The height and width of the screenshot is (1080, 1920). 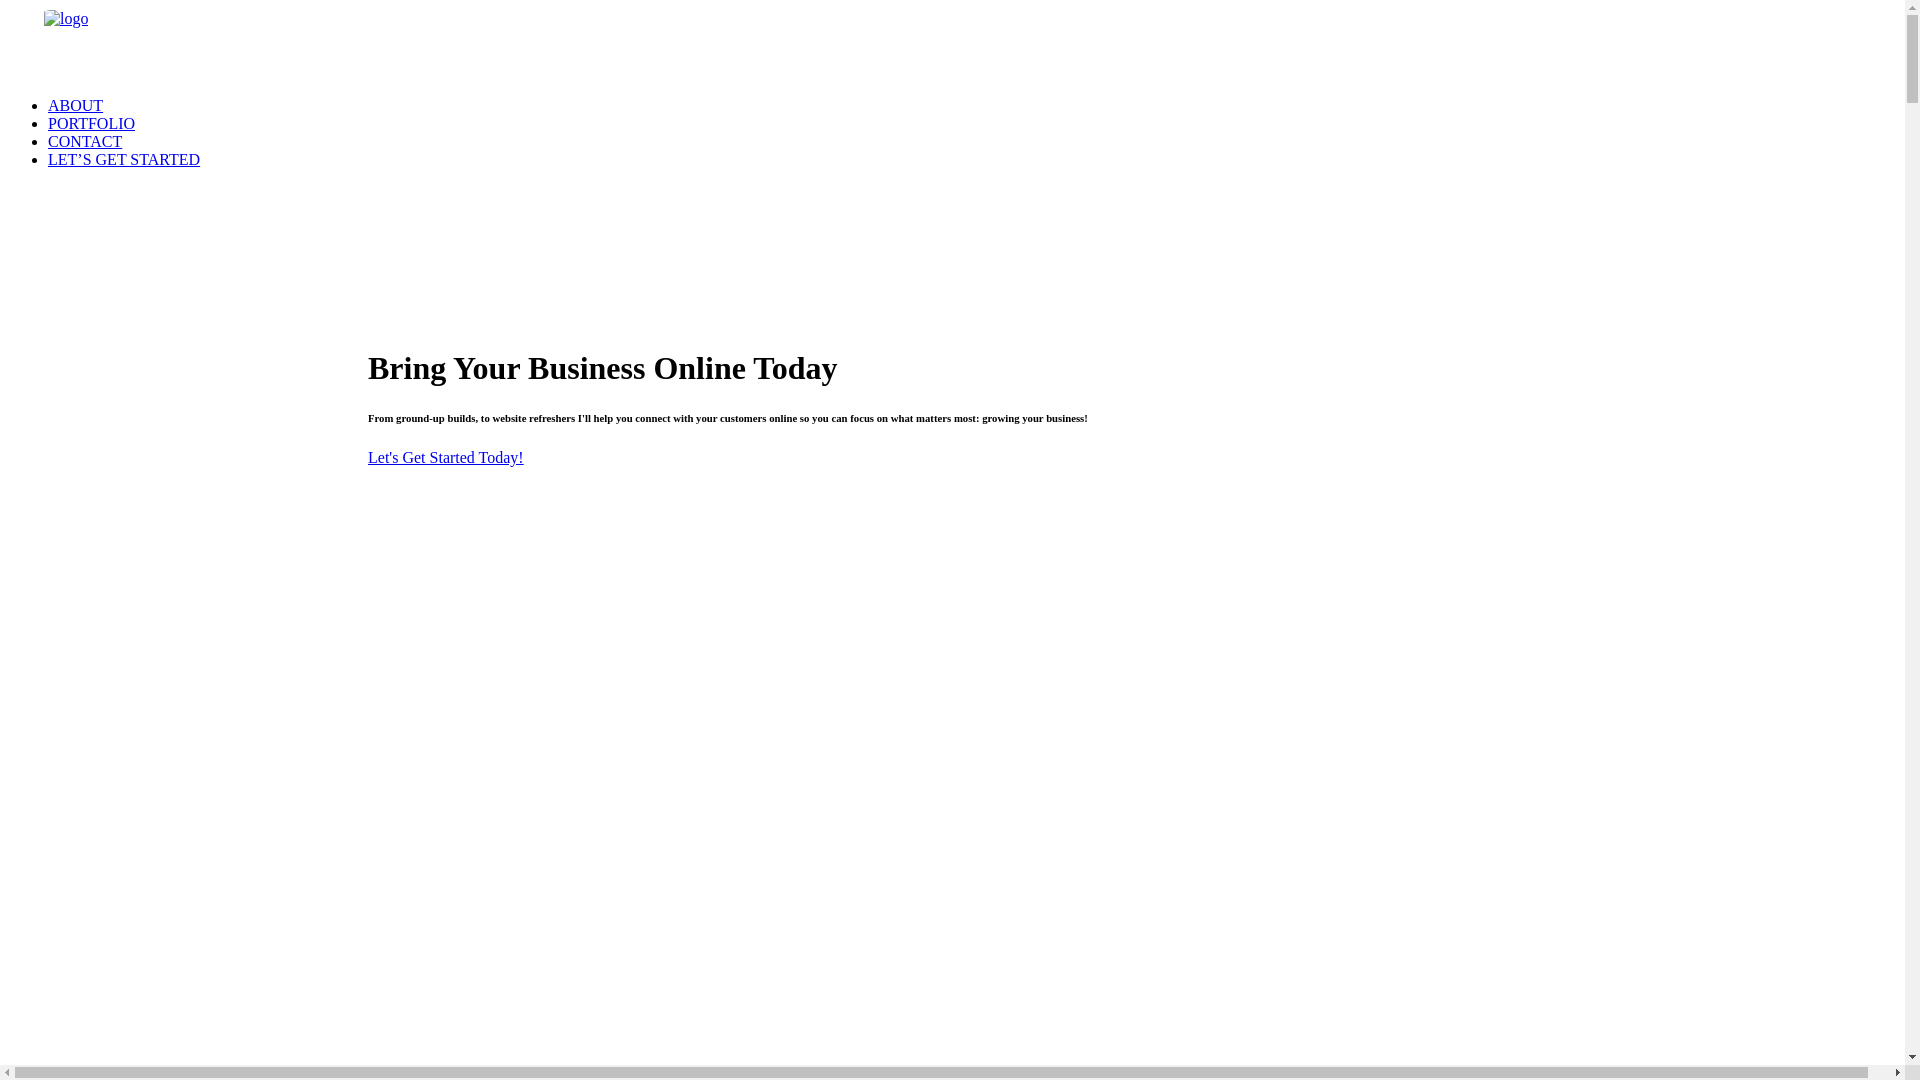 What do you see at coordinates (445, 457) in the screenshot?
I see `'Let's Get Started Today!'` at bounding box center [445, 457].